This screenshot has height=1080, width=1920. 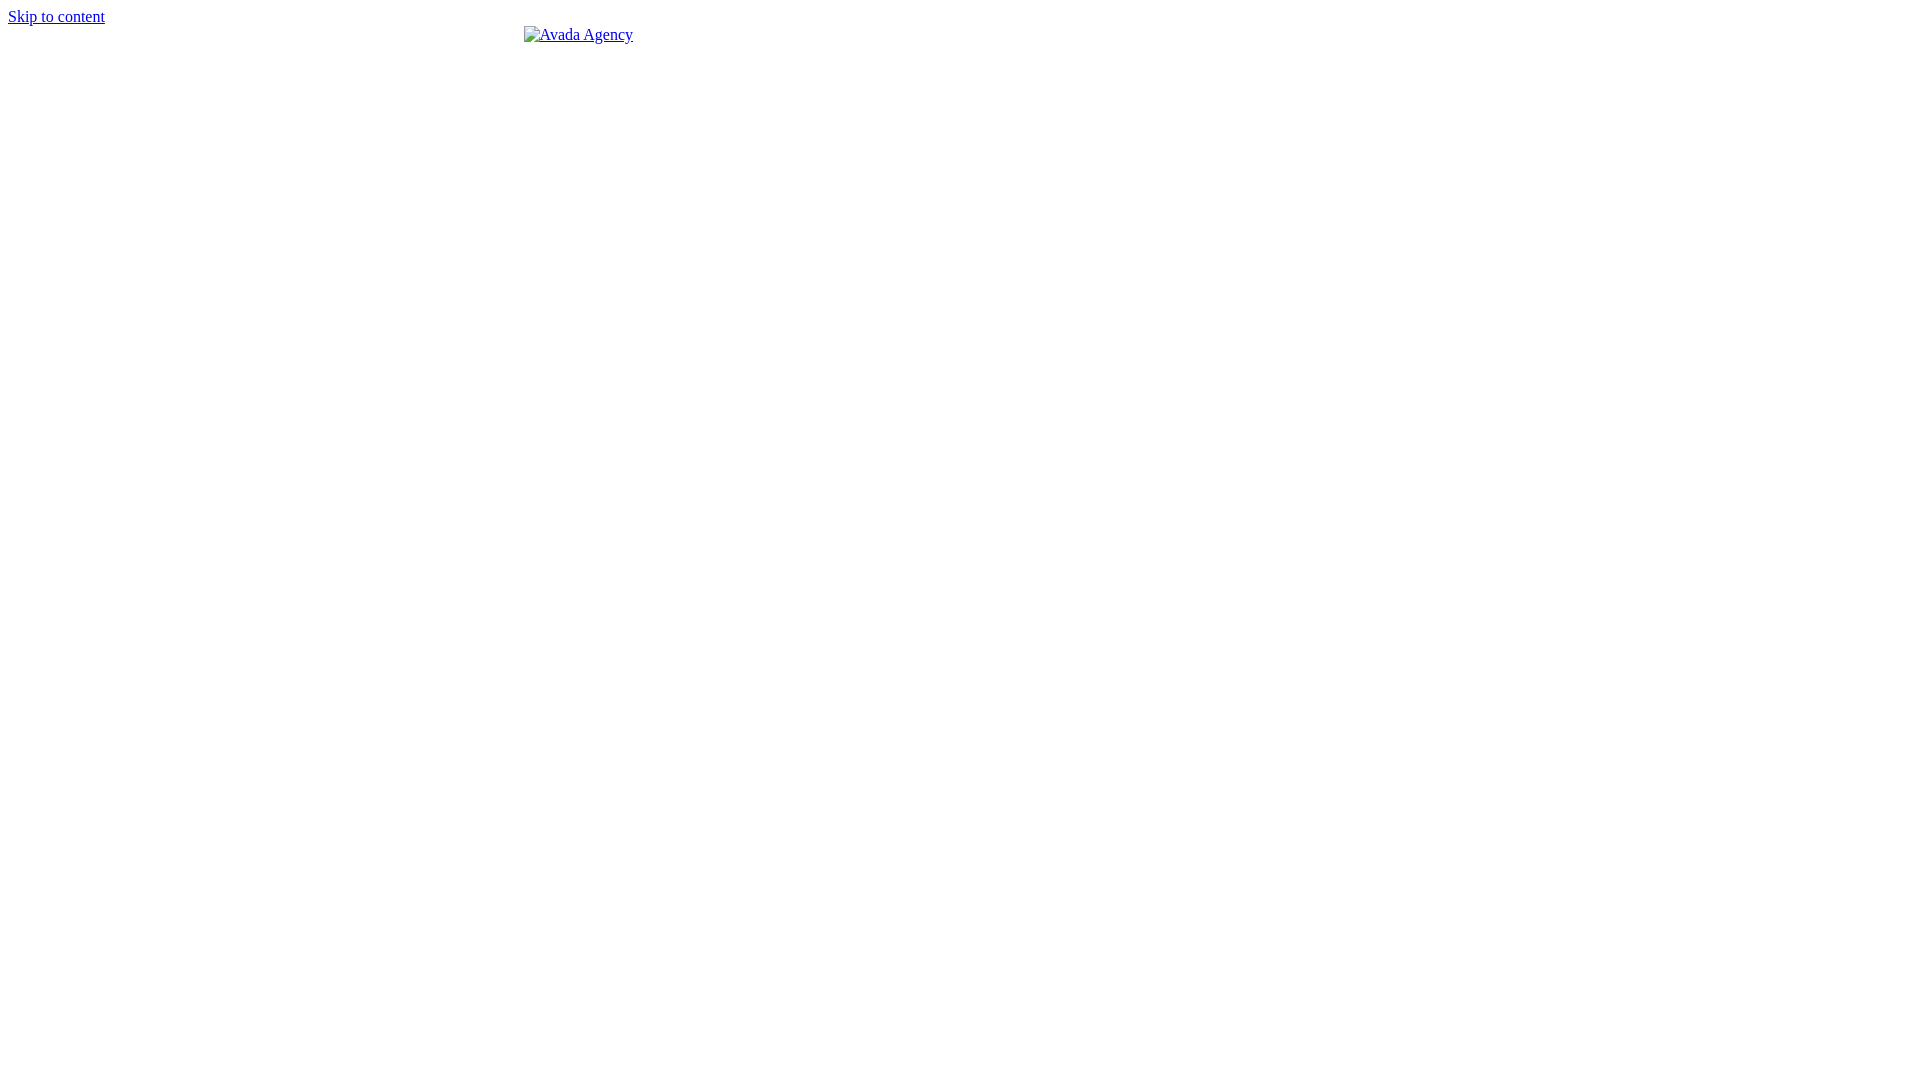 I want to click on 'Skip to content', so click(x=56, y=16).